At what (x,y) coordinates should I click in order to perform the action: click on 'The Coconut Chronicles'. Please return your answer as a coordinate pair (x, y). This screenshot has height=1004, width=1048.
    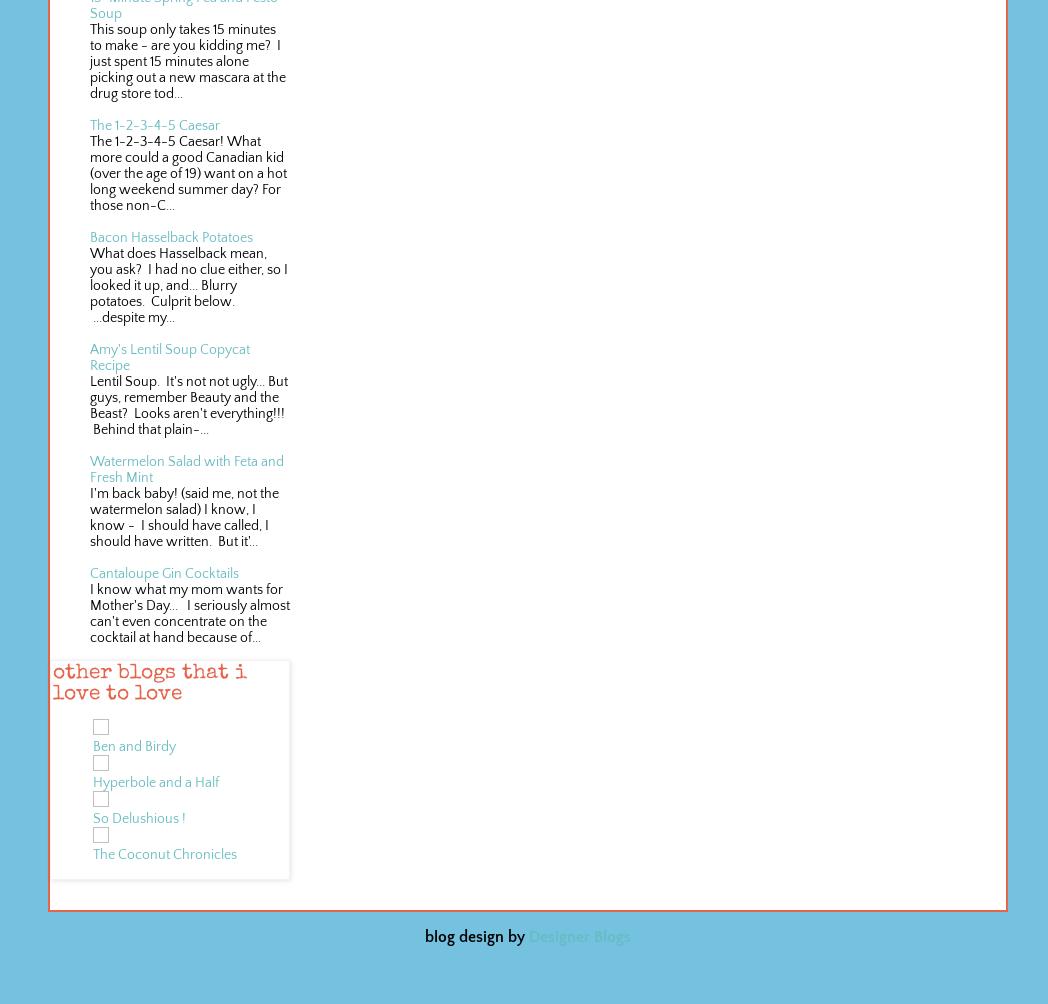
    Looking at the image, I should click on (91, 855).